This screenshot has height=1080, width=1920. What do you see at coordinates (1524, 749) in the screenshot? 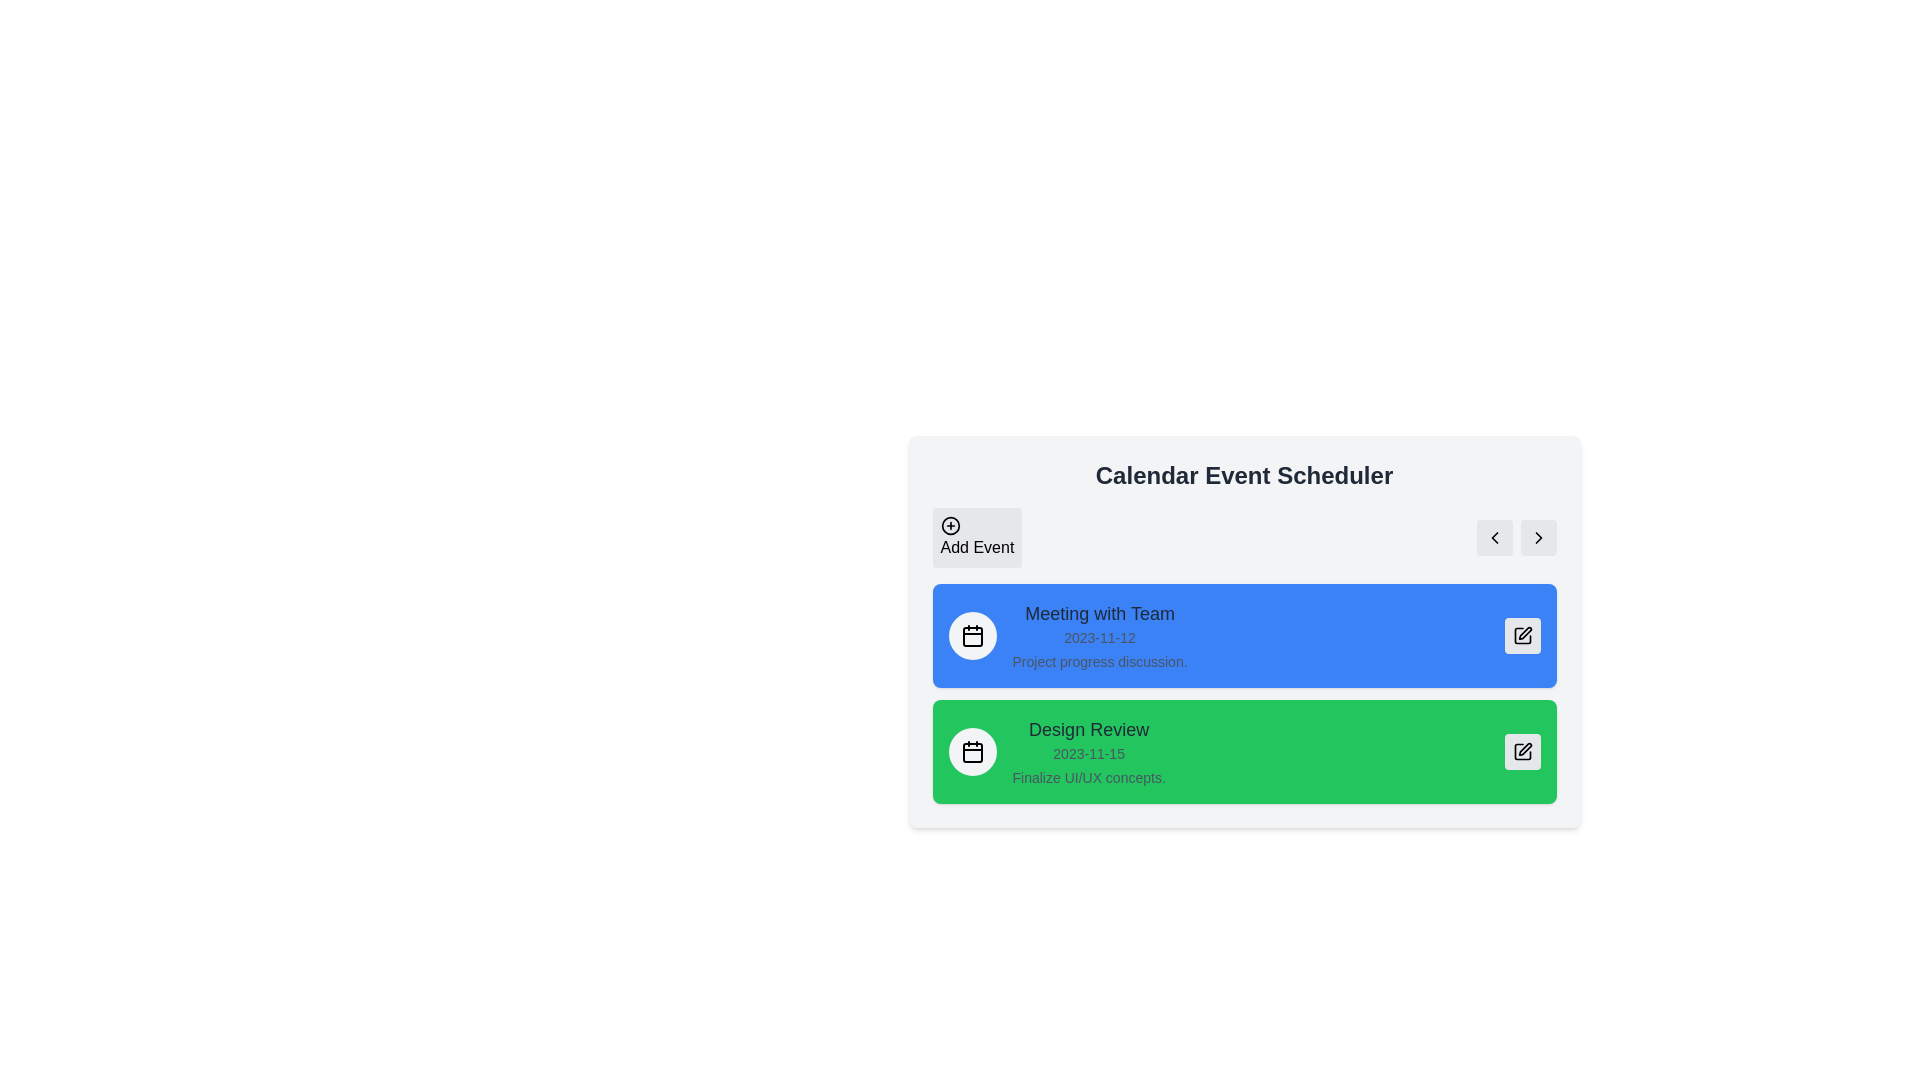
I see `the pen icon representing the edit button for the 'Design Review' event entry` at bounding box center [1524, 749].